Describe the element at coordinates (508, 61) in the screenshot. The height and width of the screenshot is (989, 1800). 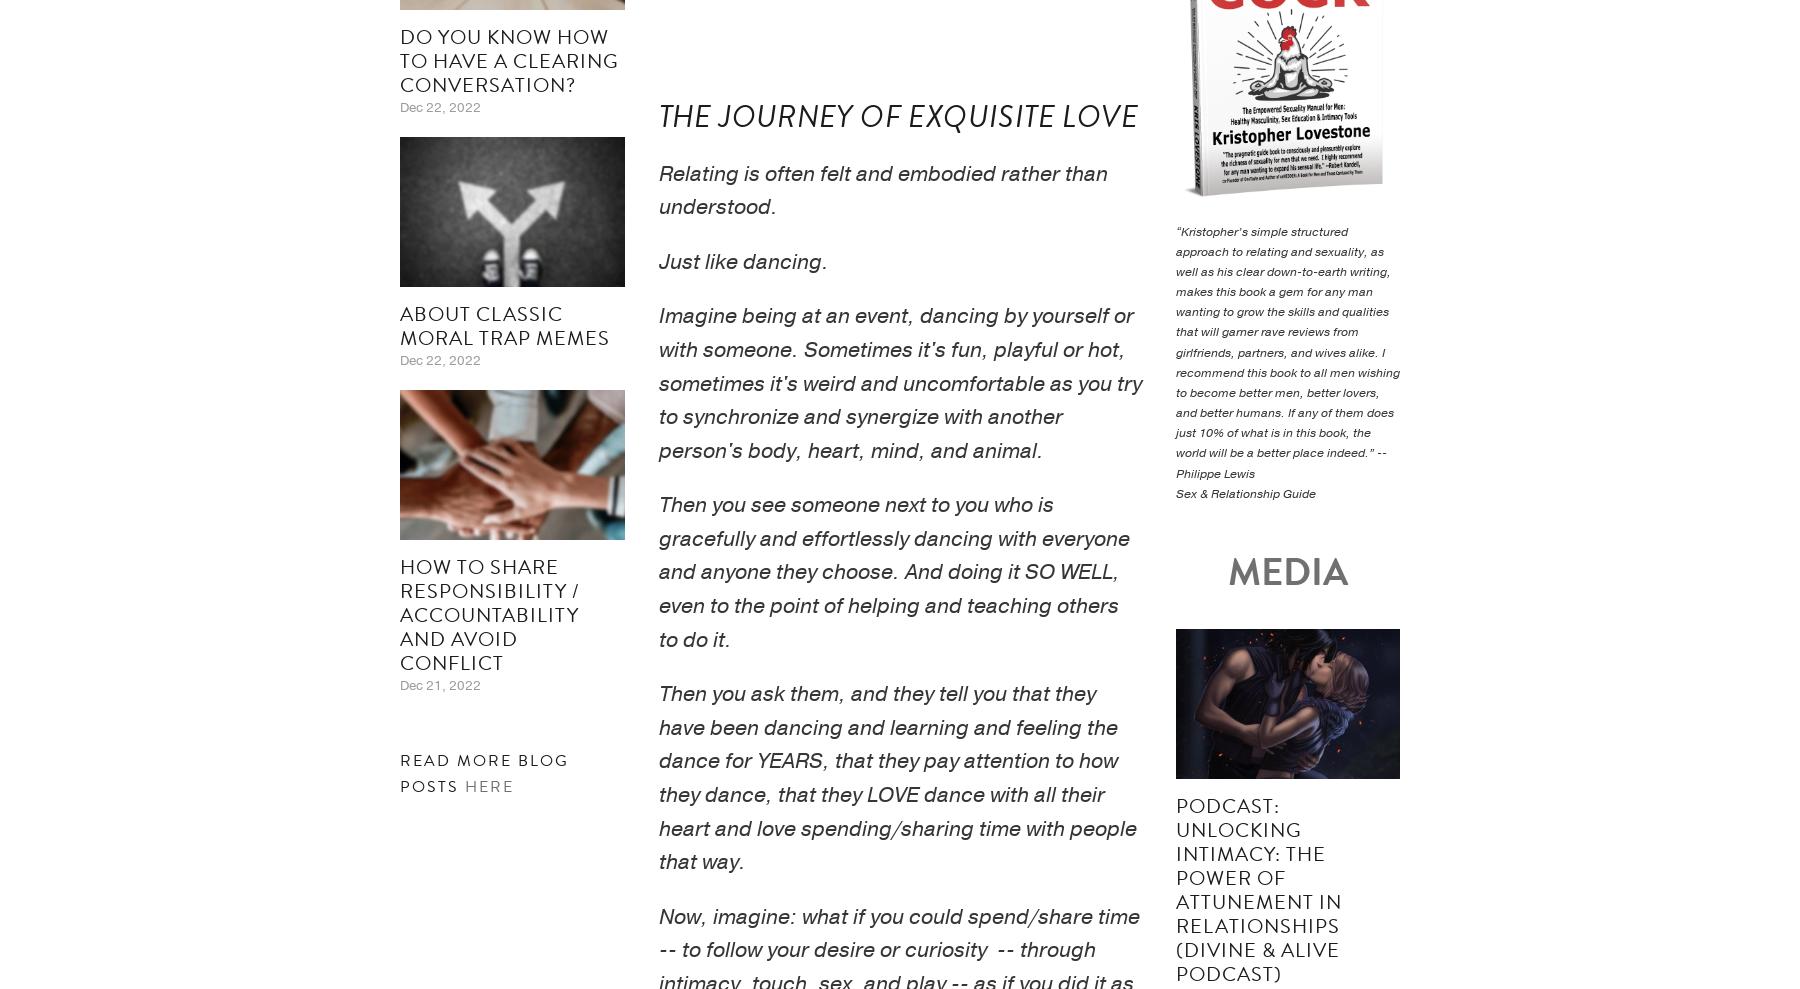
I see `'Do You Know How to Have a Clearing Conversation?'` at that location.